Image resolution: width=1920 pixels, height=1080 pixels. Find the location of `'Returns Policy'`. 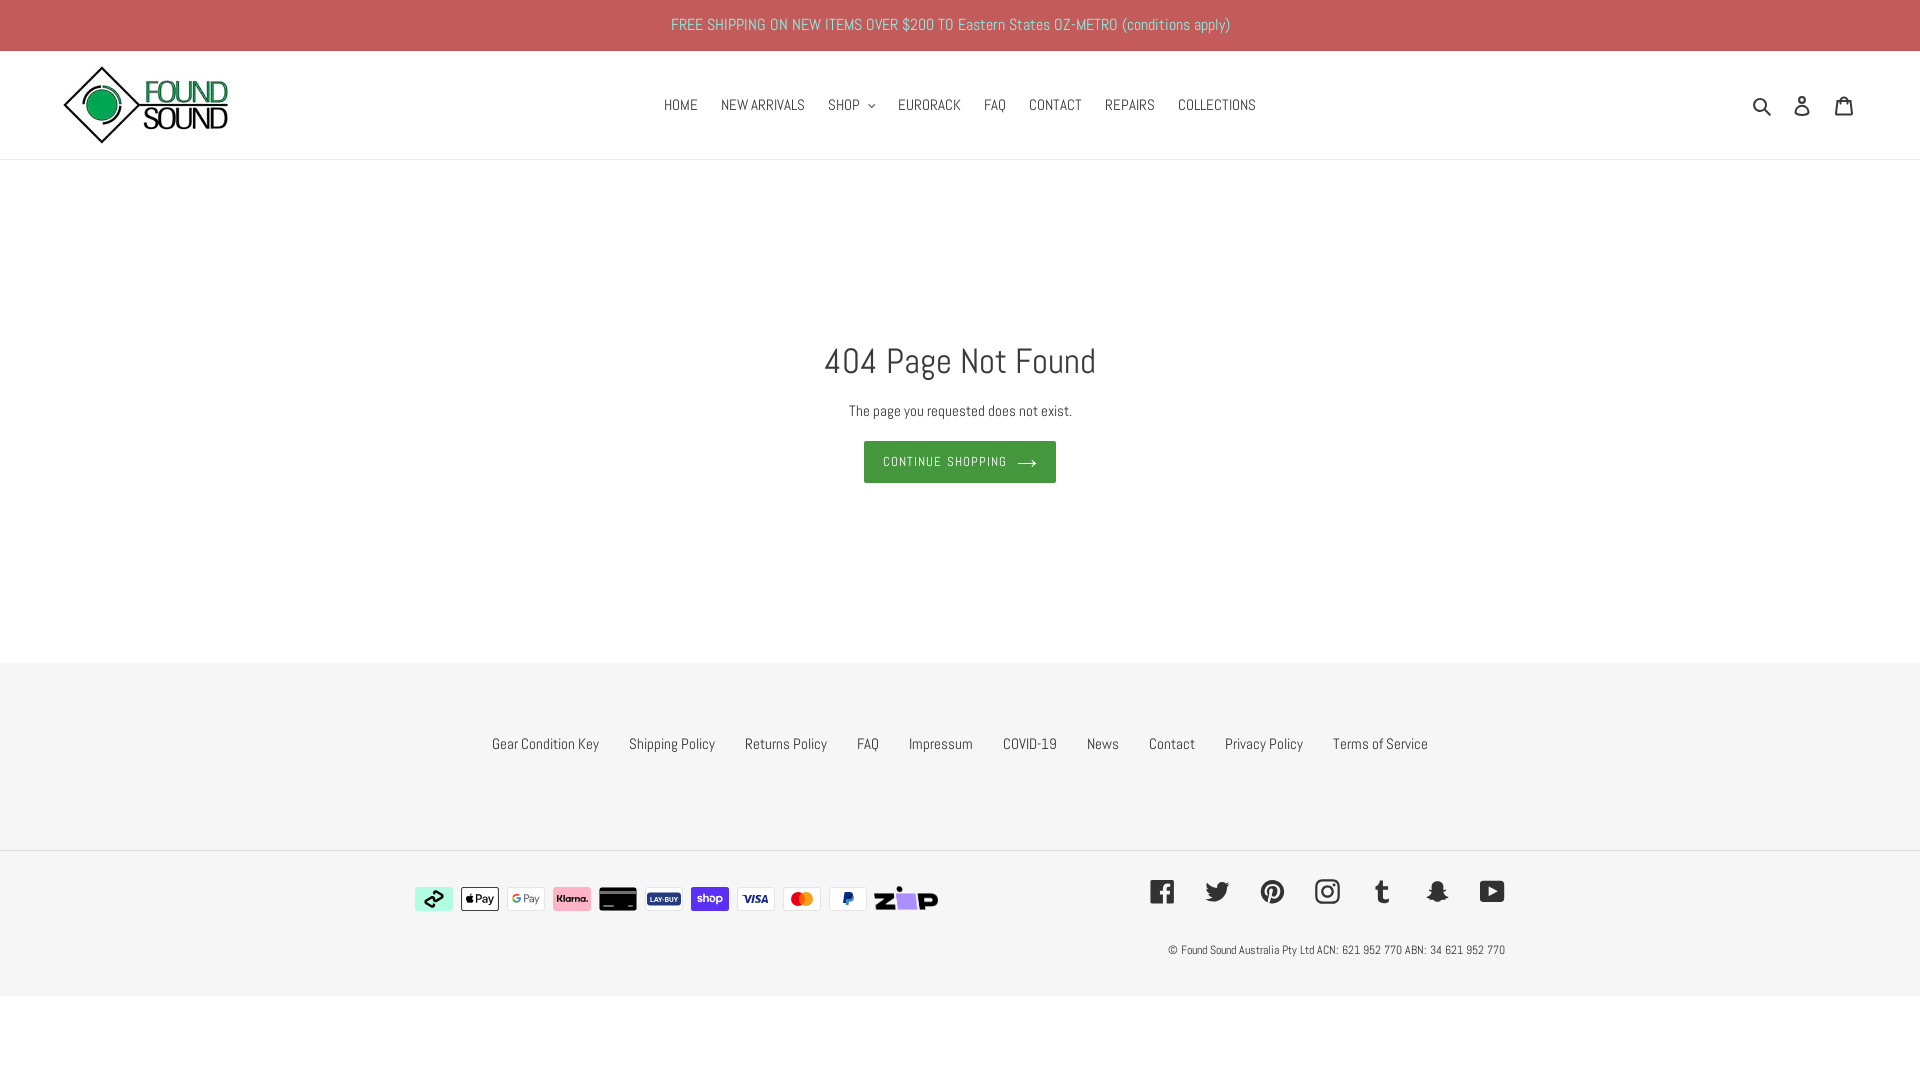

'Returns Policy' is located at coordinates (785, 743).